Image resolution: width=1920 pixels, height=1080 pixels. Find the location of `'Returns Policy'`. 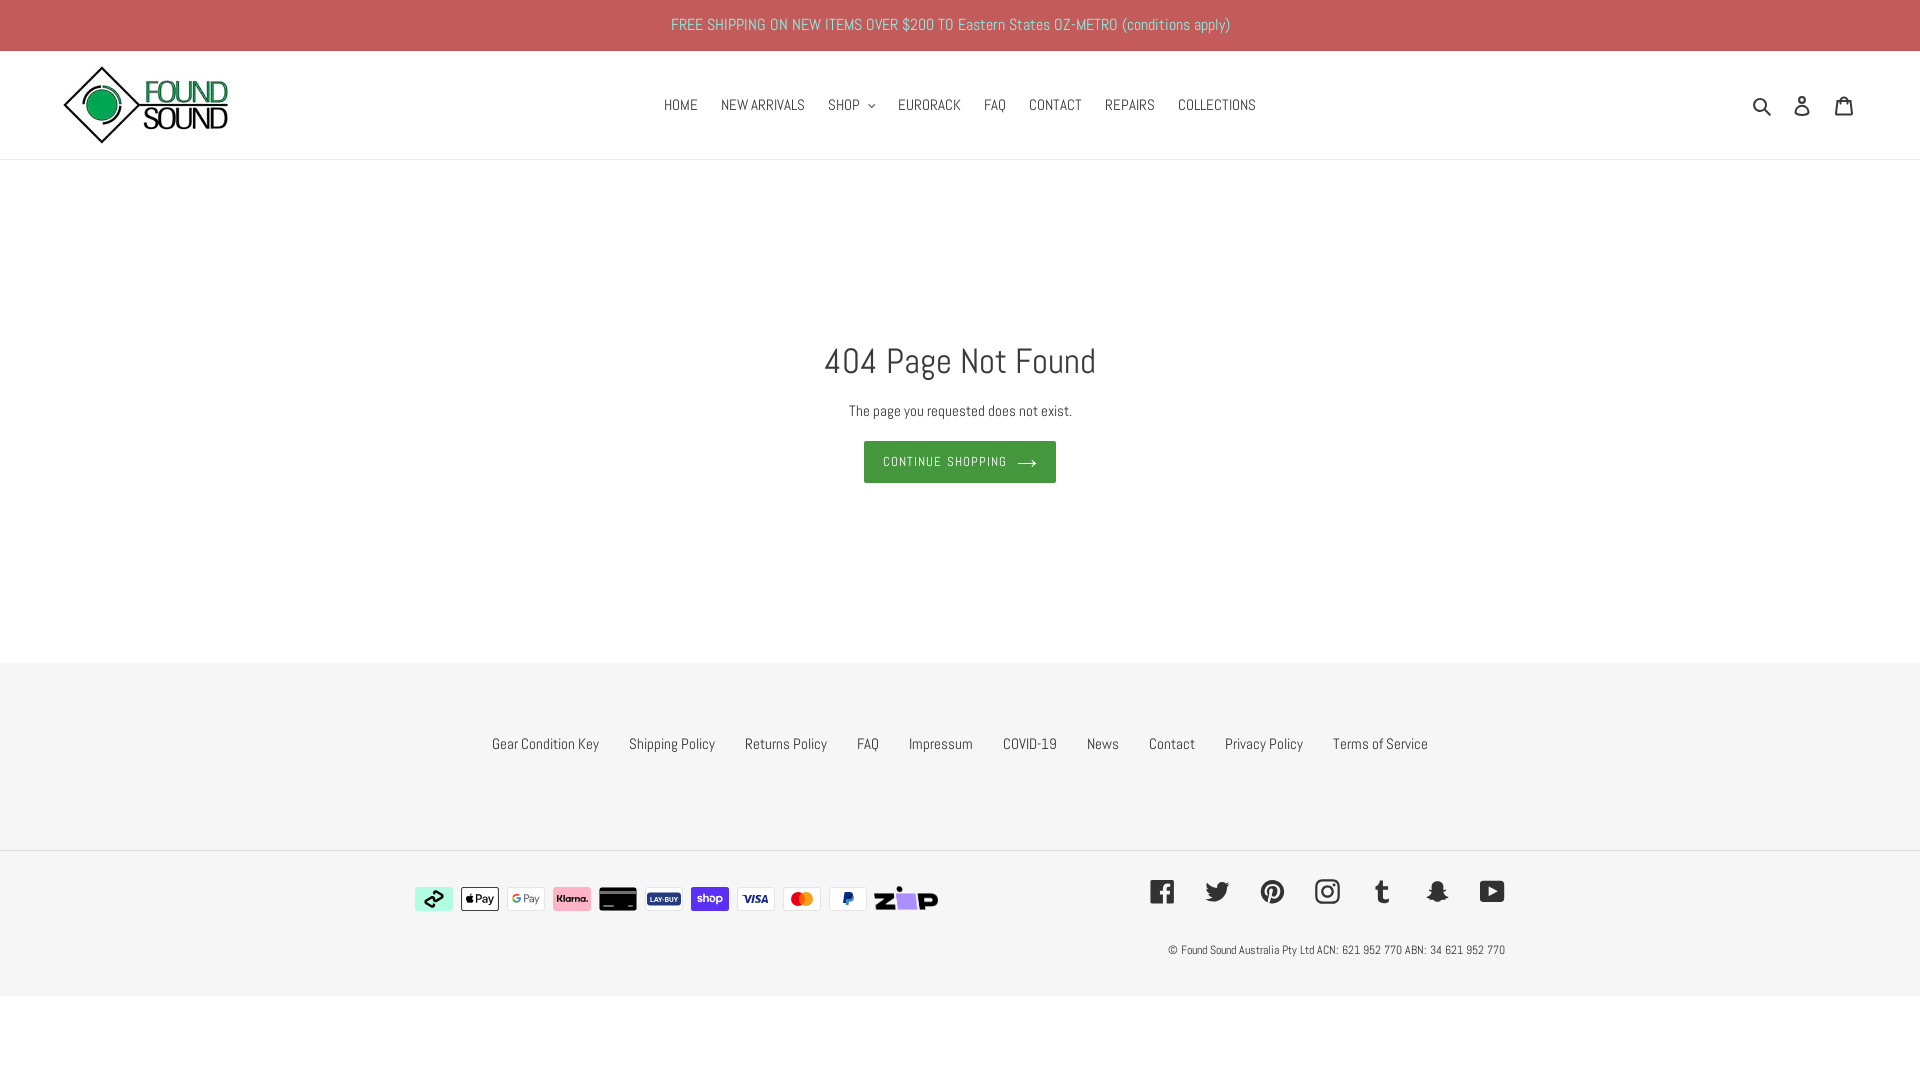

'Returns Policy' is located at coordinates (785, 743).